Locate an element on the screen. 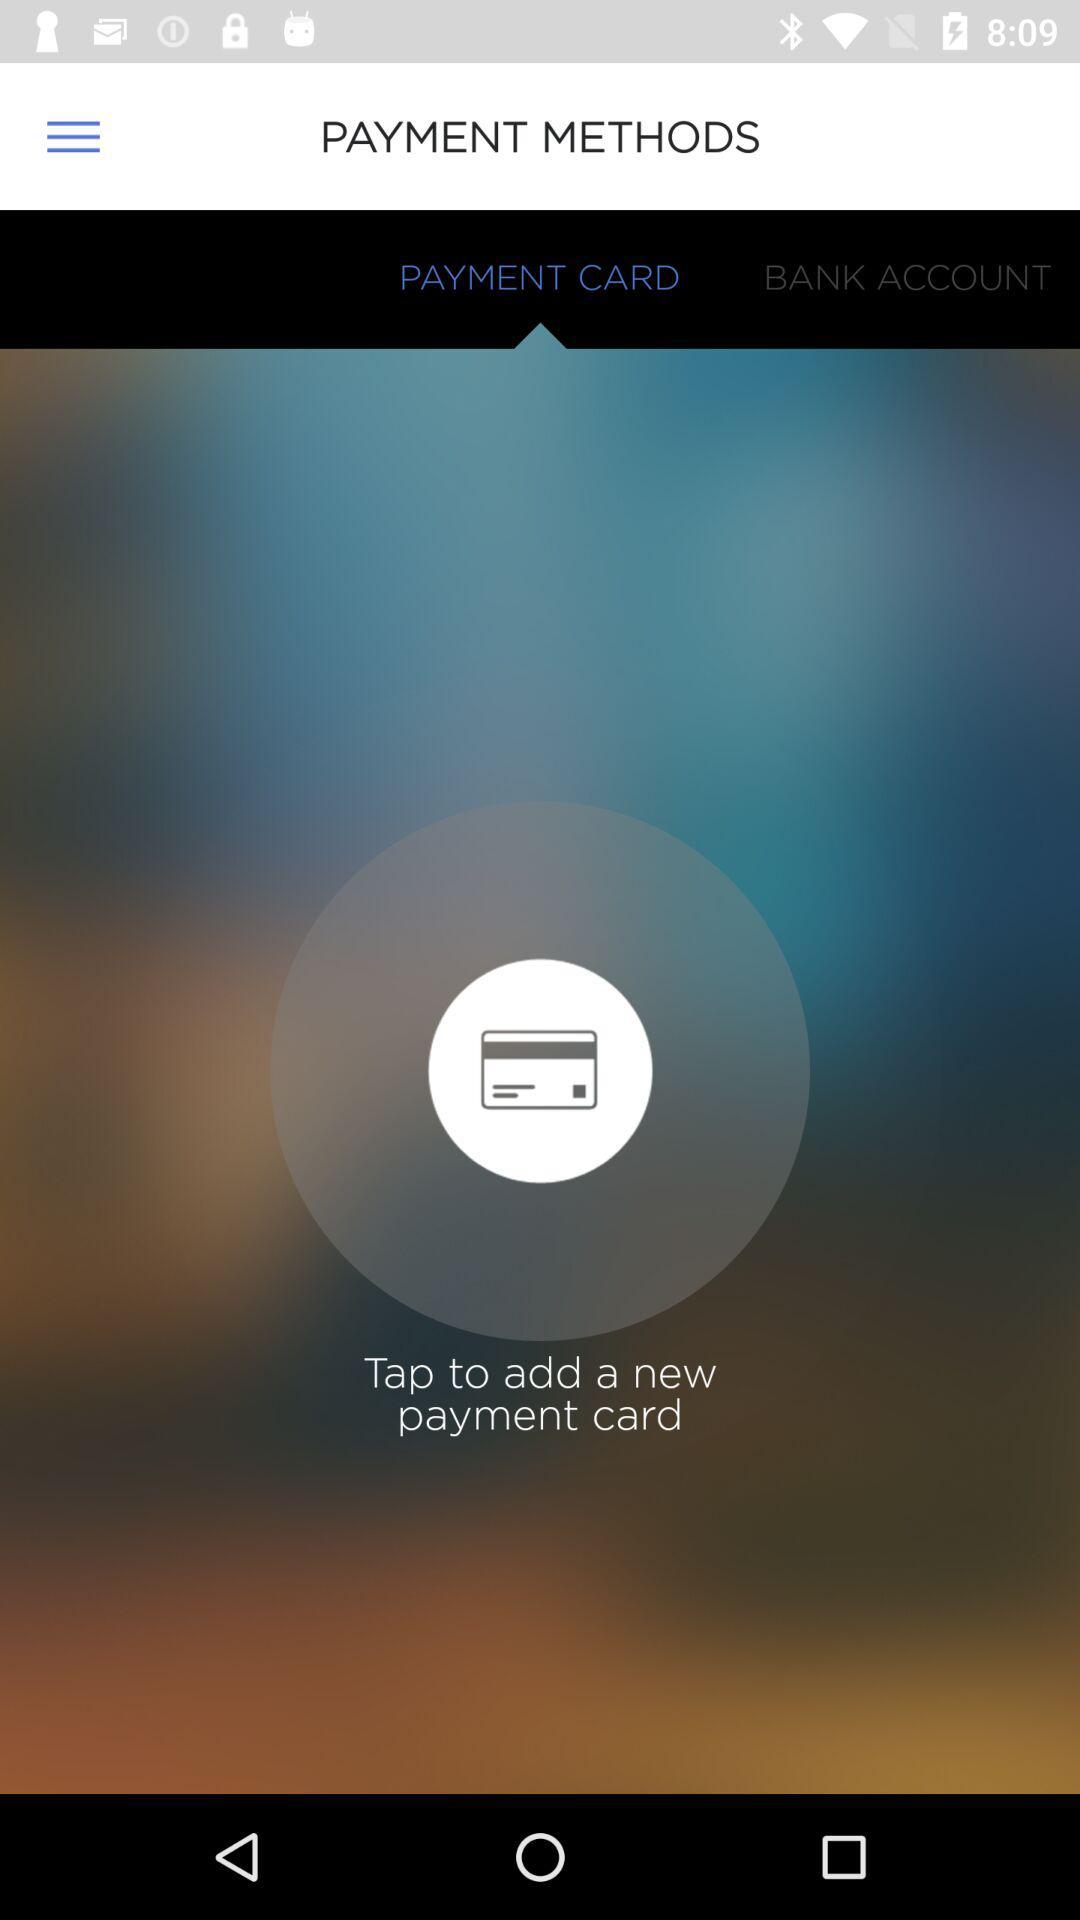 This screenshot has width=1080, height=1920. icon next to payment methods is located at coordinates (72, 135).